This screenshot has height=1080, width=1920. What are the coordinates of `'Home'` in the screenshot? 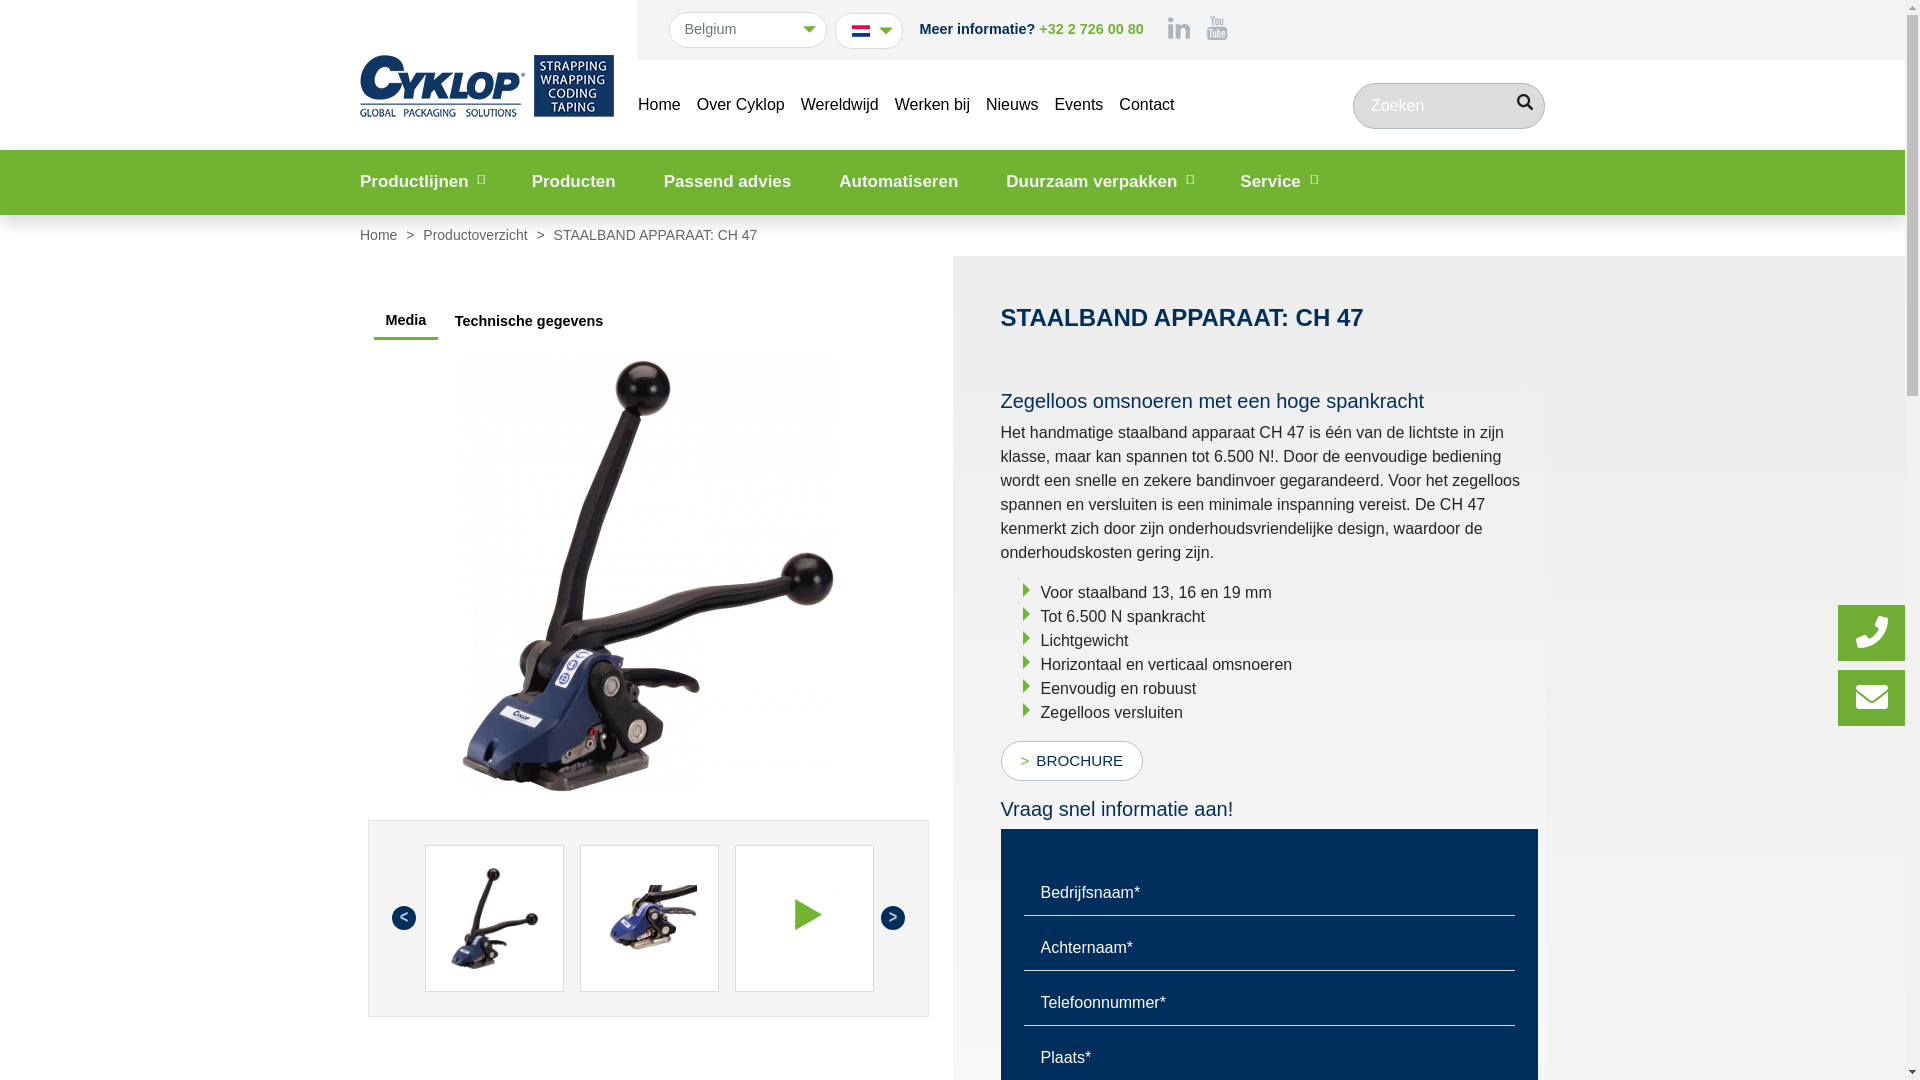 It's located at (659, 104).